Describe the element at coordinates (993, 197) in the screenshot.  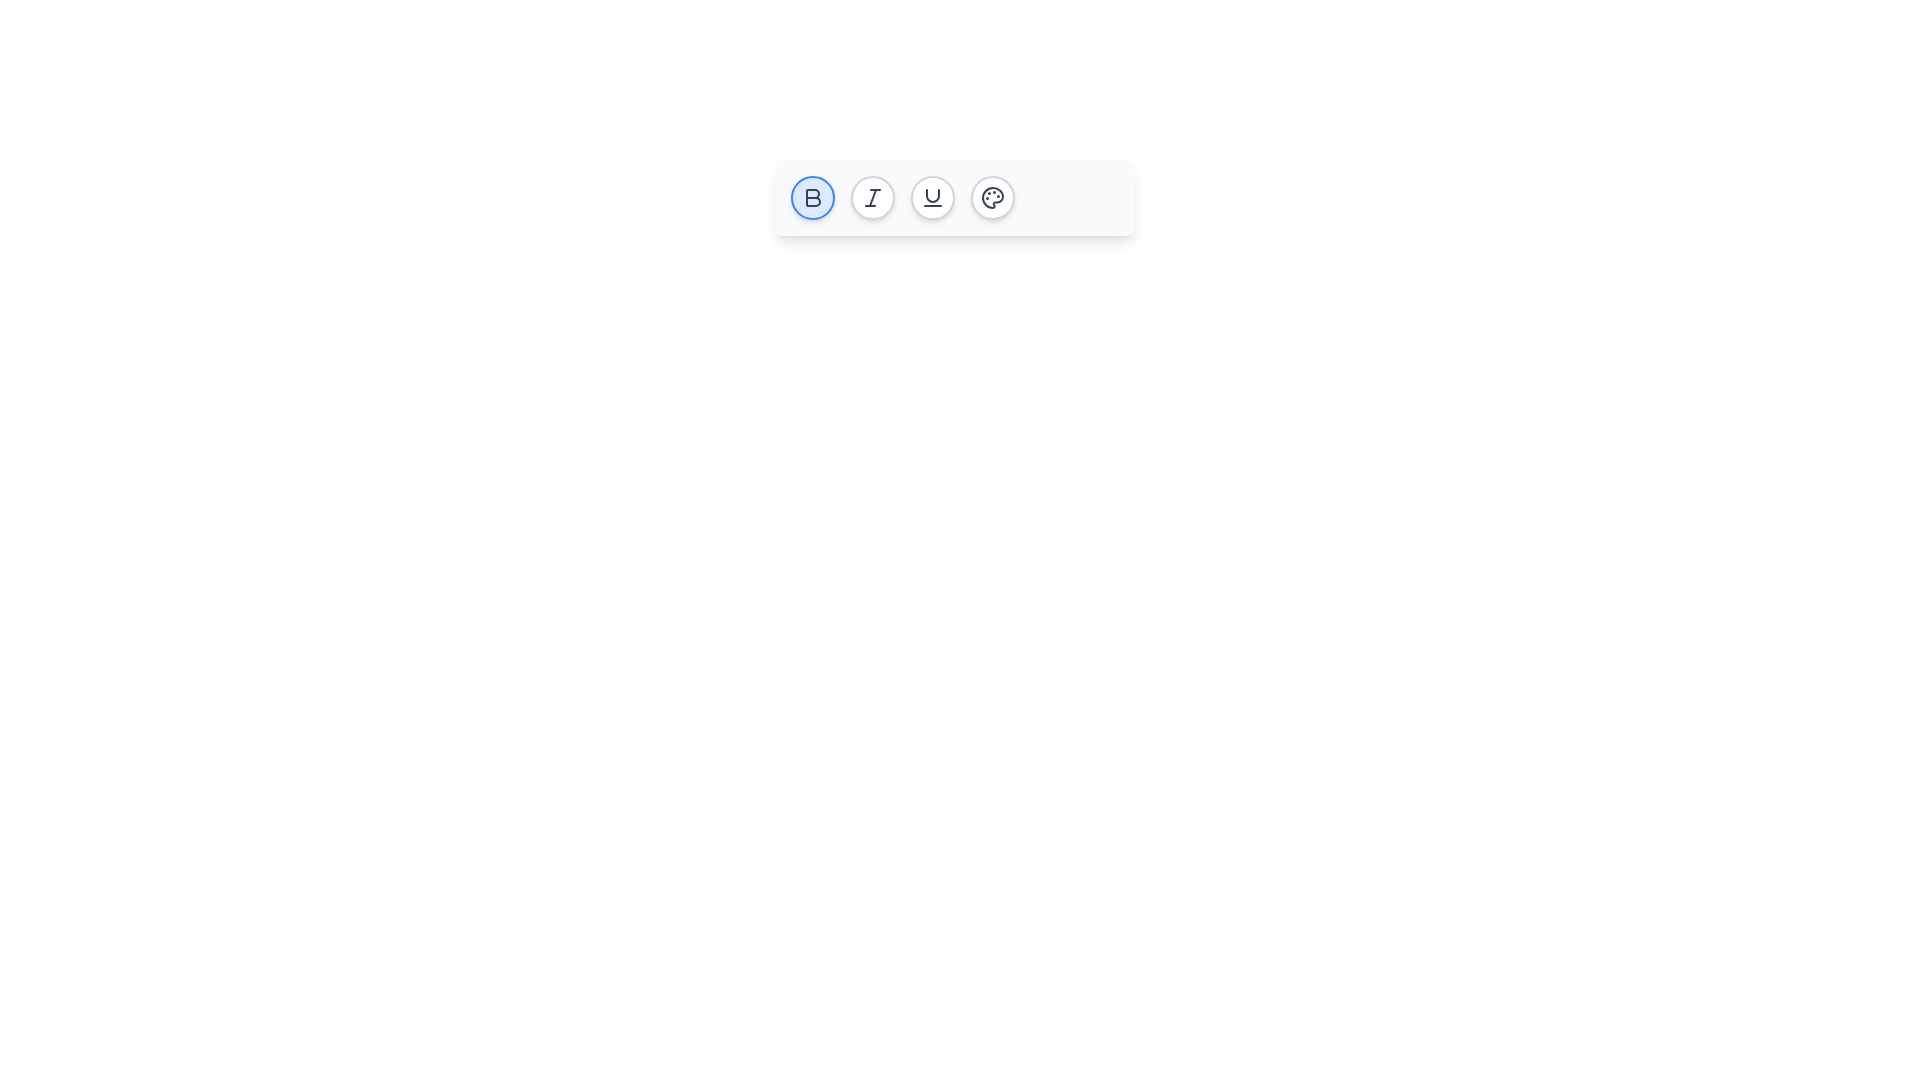
I see `the fourth icon in the toolbar at the top center of the interface` at that location.